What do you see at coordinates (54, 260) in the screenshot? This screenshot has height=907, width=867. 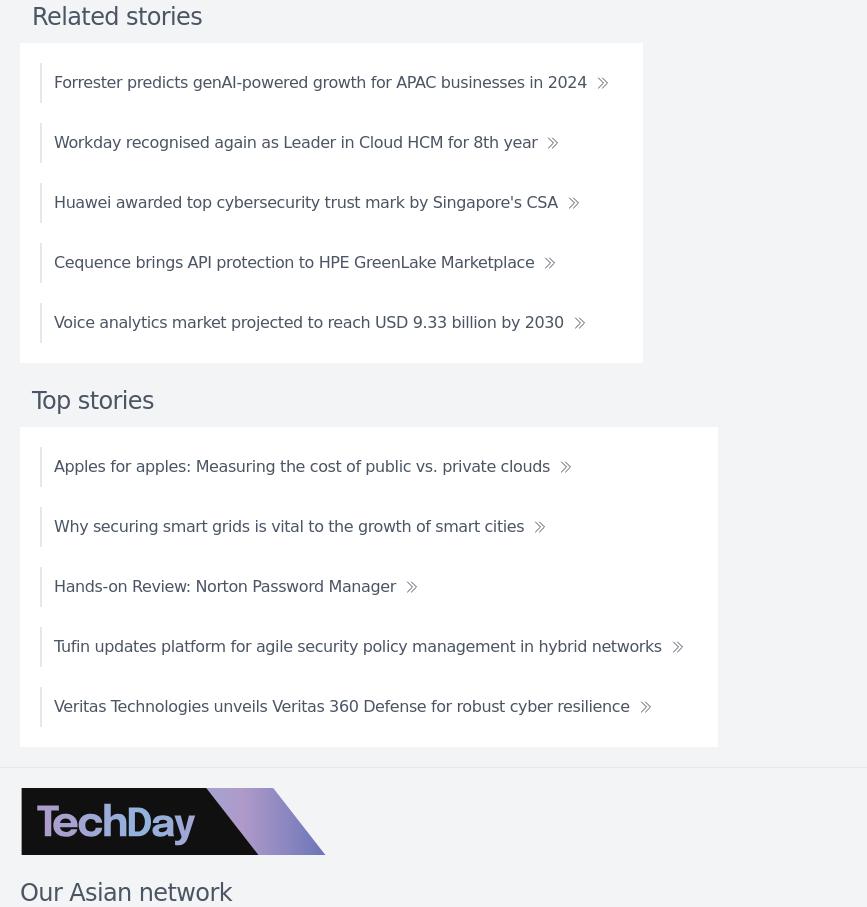 I see `'Cequence brings API protection to HPE GreenLake Marketplace'` at bounding box center [54, 260].